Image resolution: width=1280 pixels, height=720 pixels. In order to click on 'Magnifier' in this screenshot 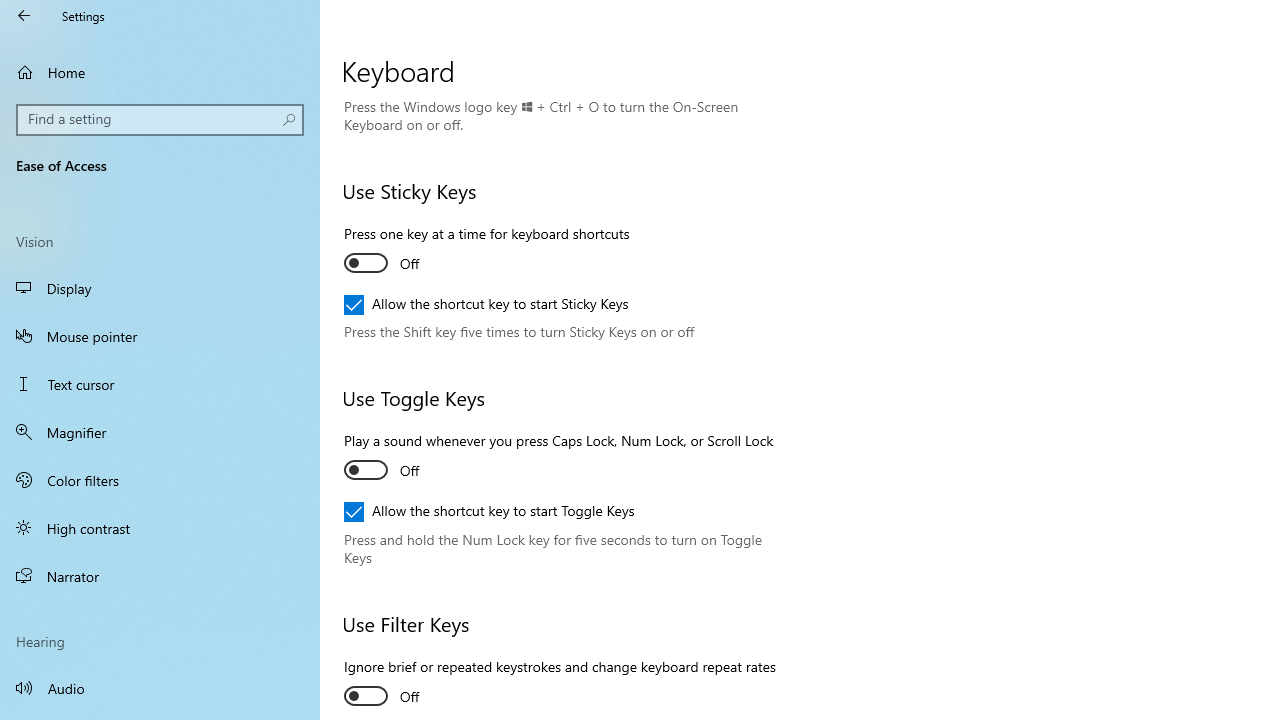, I will do `click(160, 431)`.